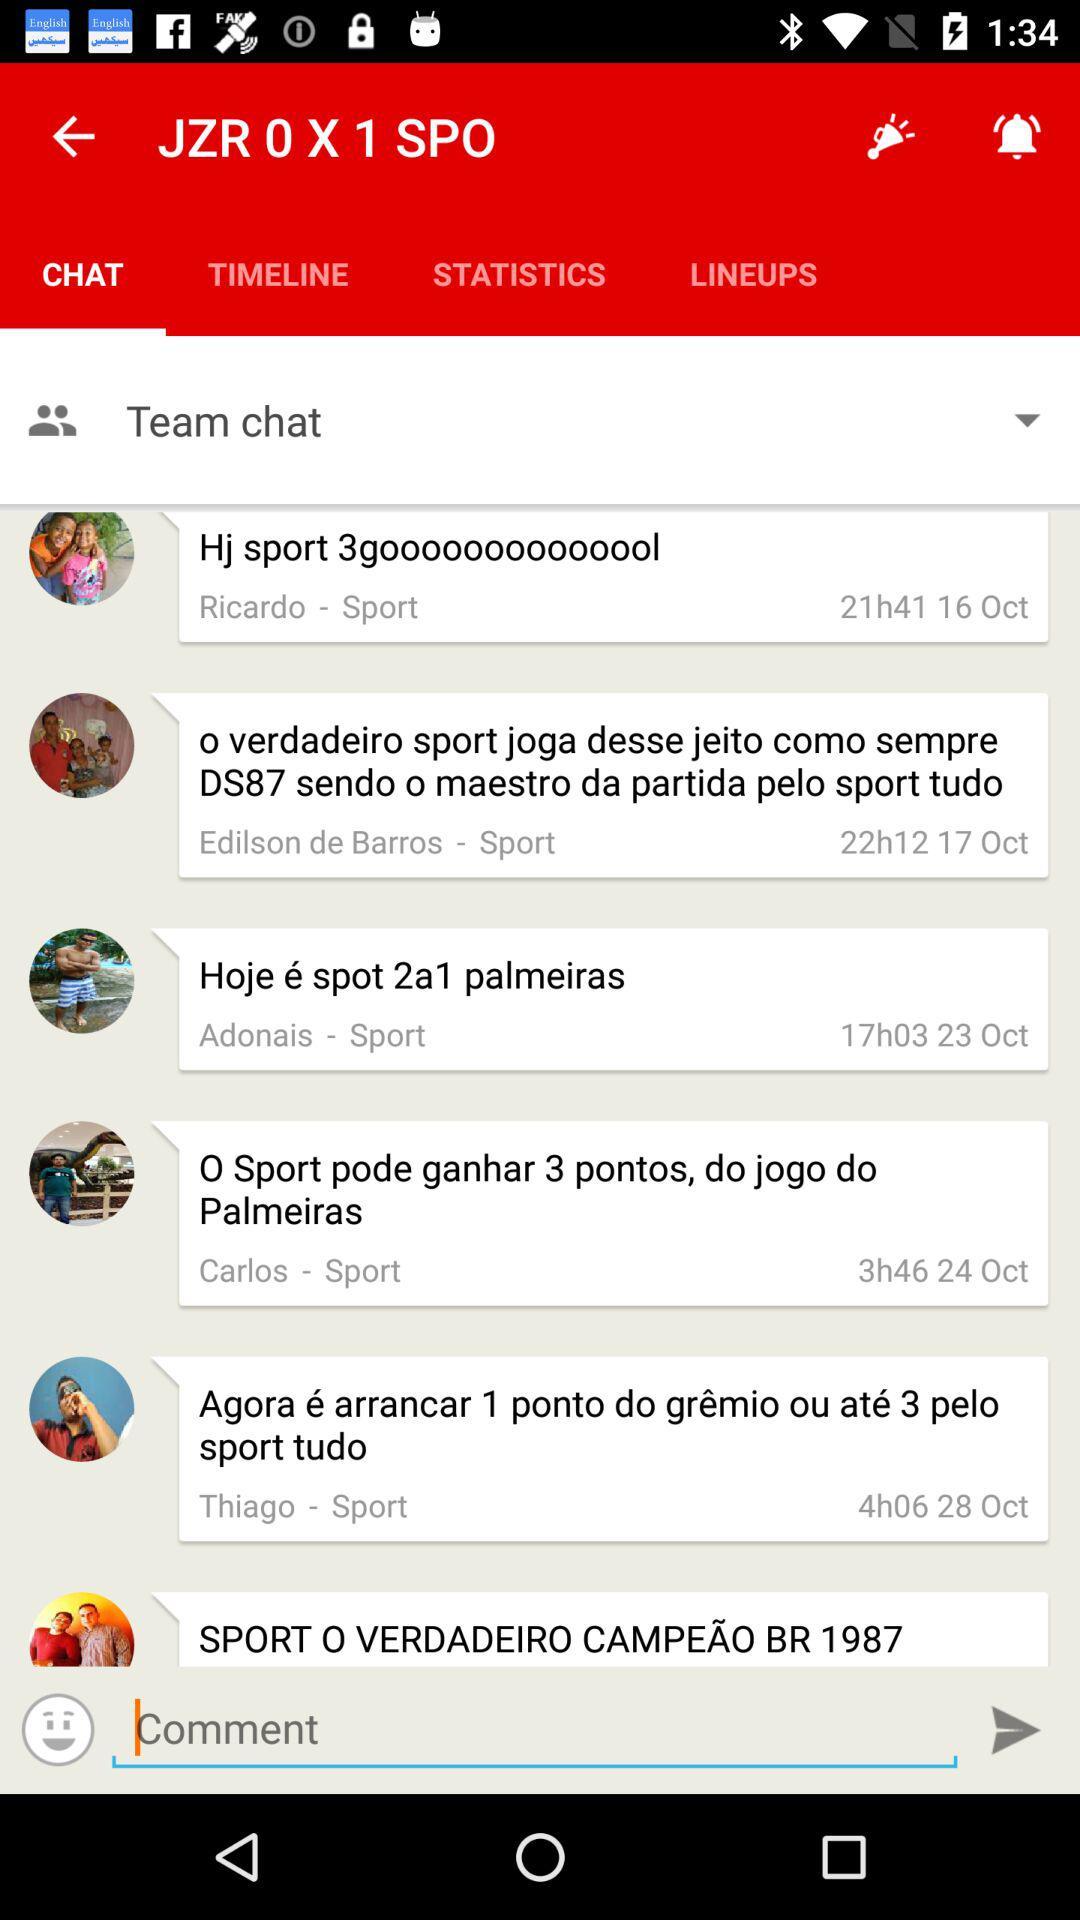  I want to click on icon below the jzr 0 x item, so click(278, 272).